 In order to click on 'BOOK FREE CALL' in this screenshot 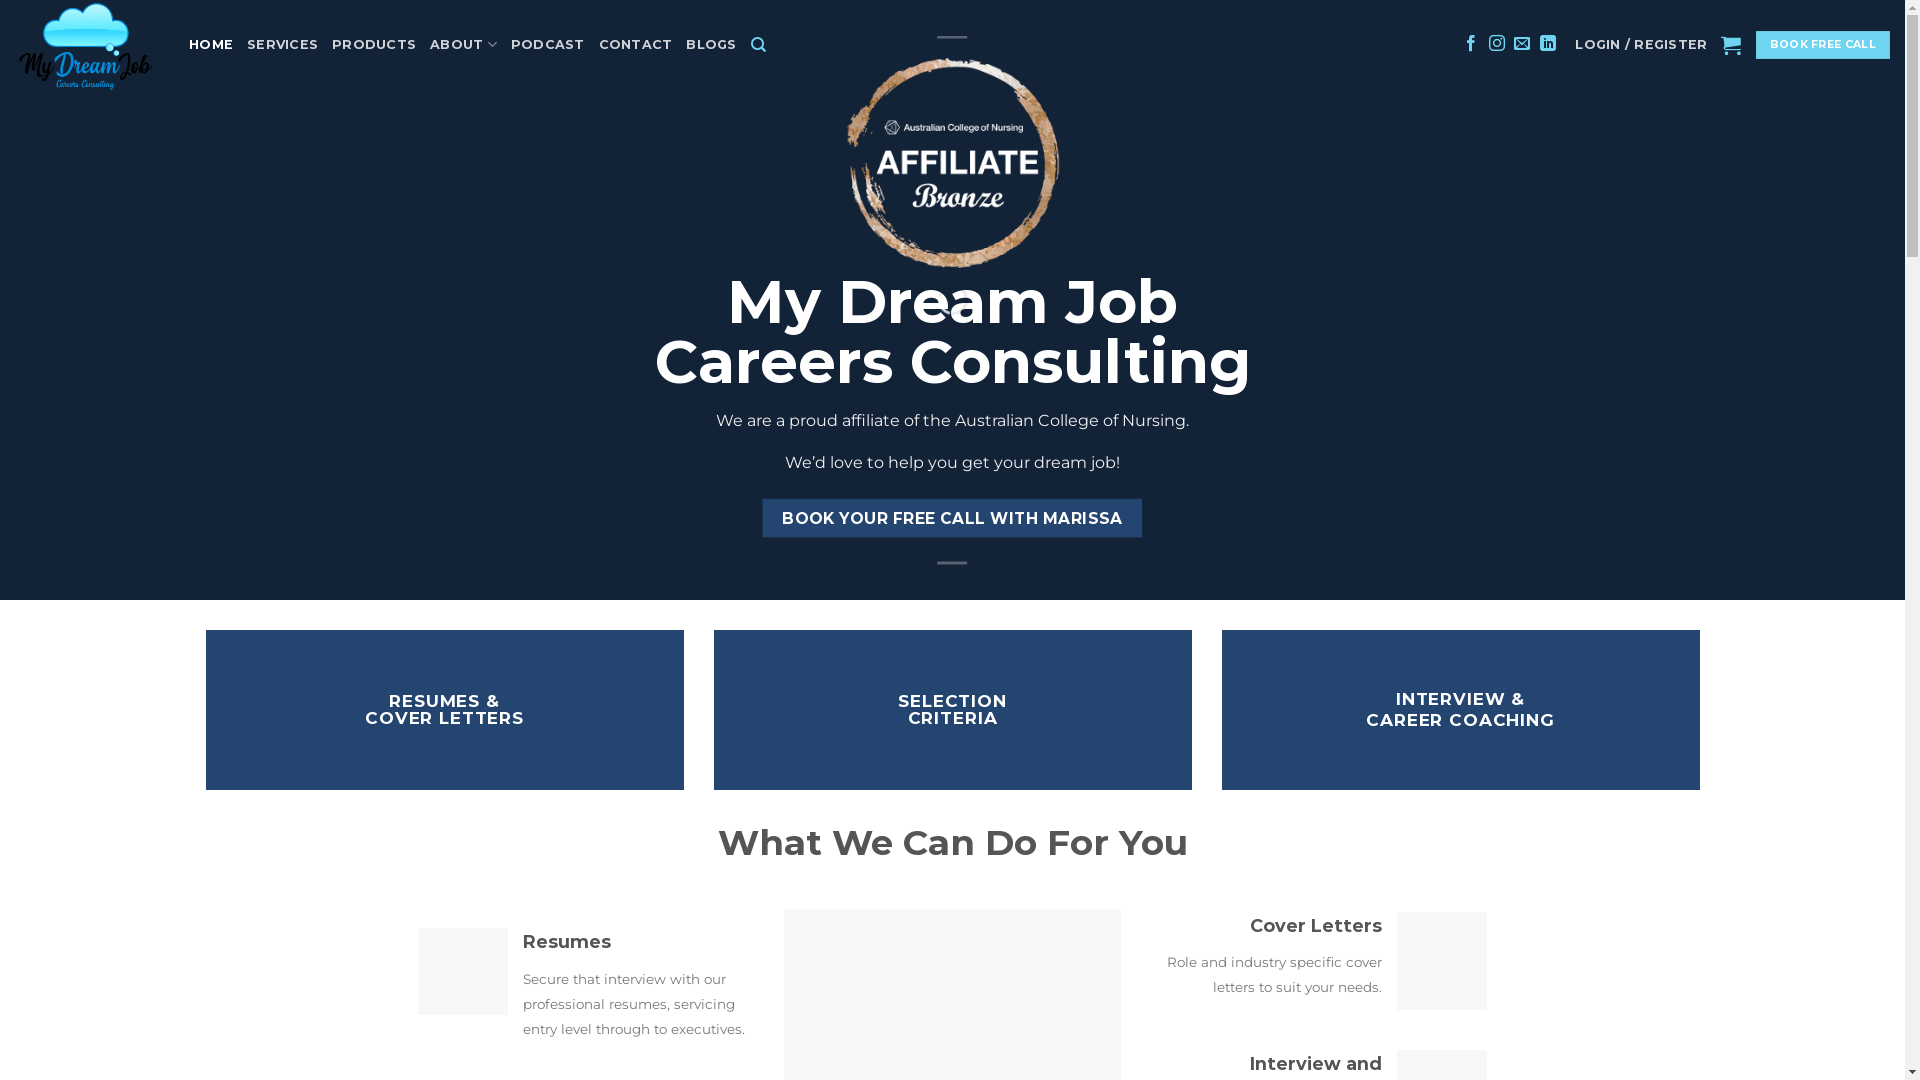, I will do `click(1755, 45)`.